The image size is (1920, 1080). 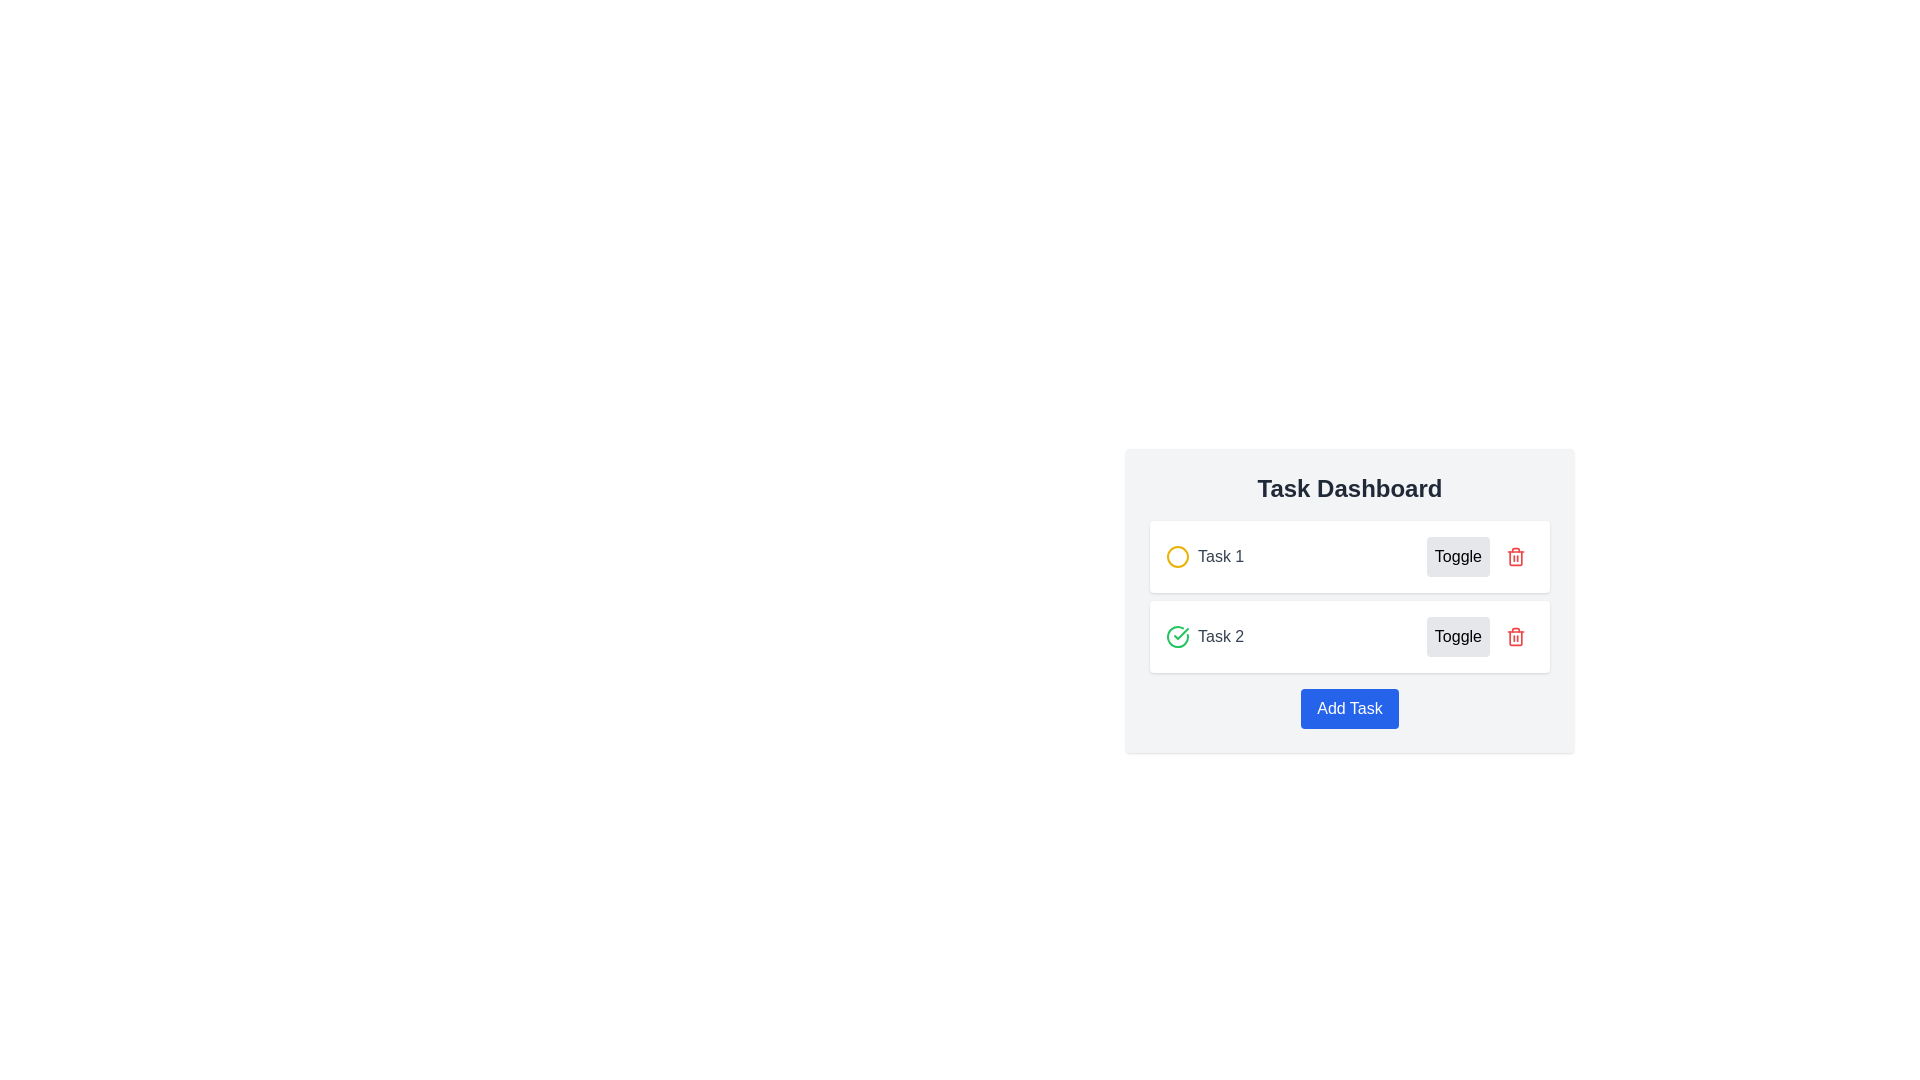 What do you see at coordinates (1458, 556) in the screenshot?
I see `the 'Toggle' button, which is a rectangular button with a light gray background and slightly rounded corners, to toggle repeatedly` at bounding box center [1458, 556].